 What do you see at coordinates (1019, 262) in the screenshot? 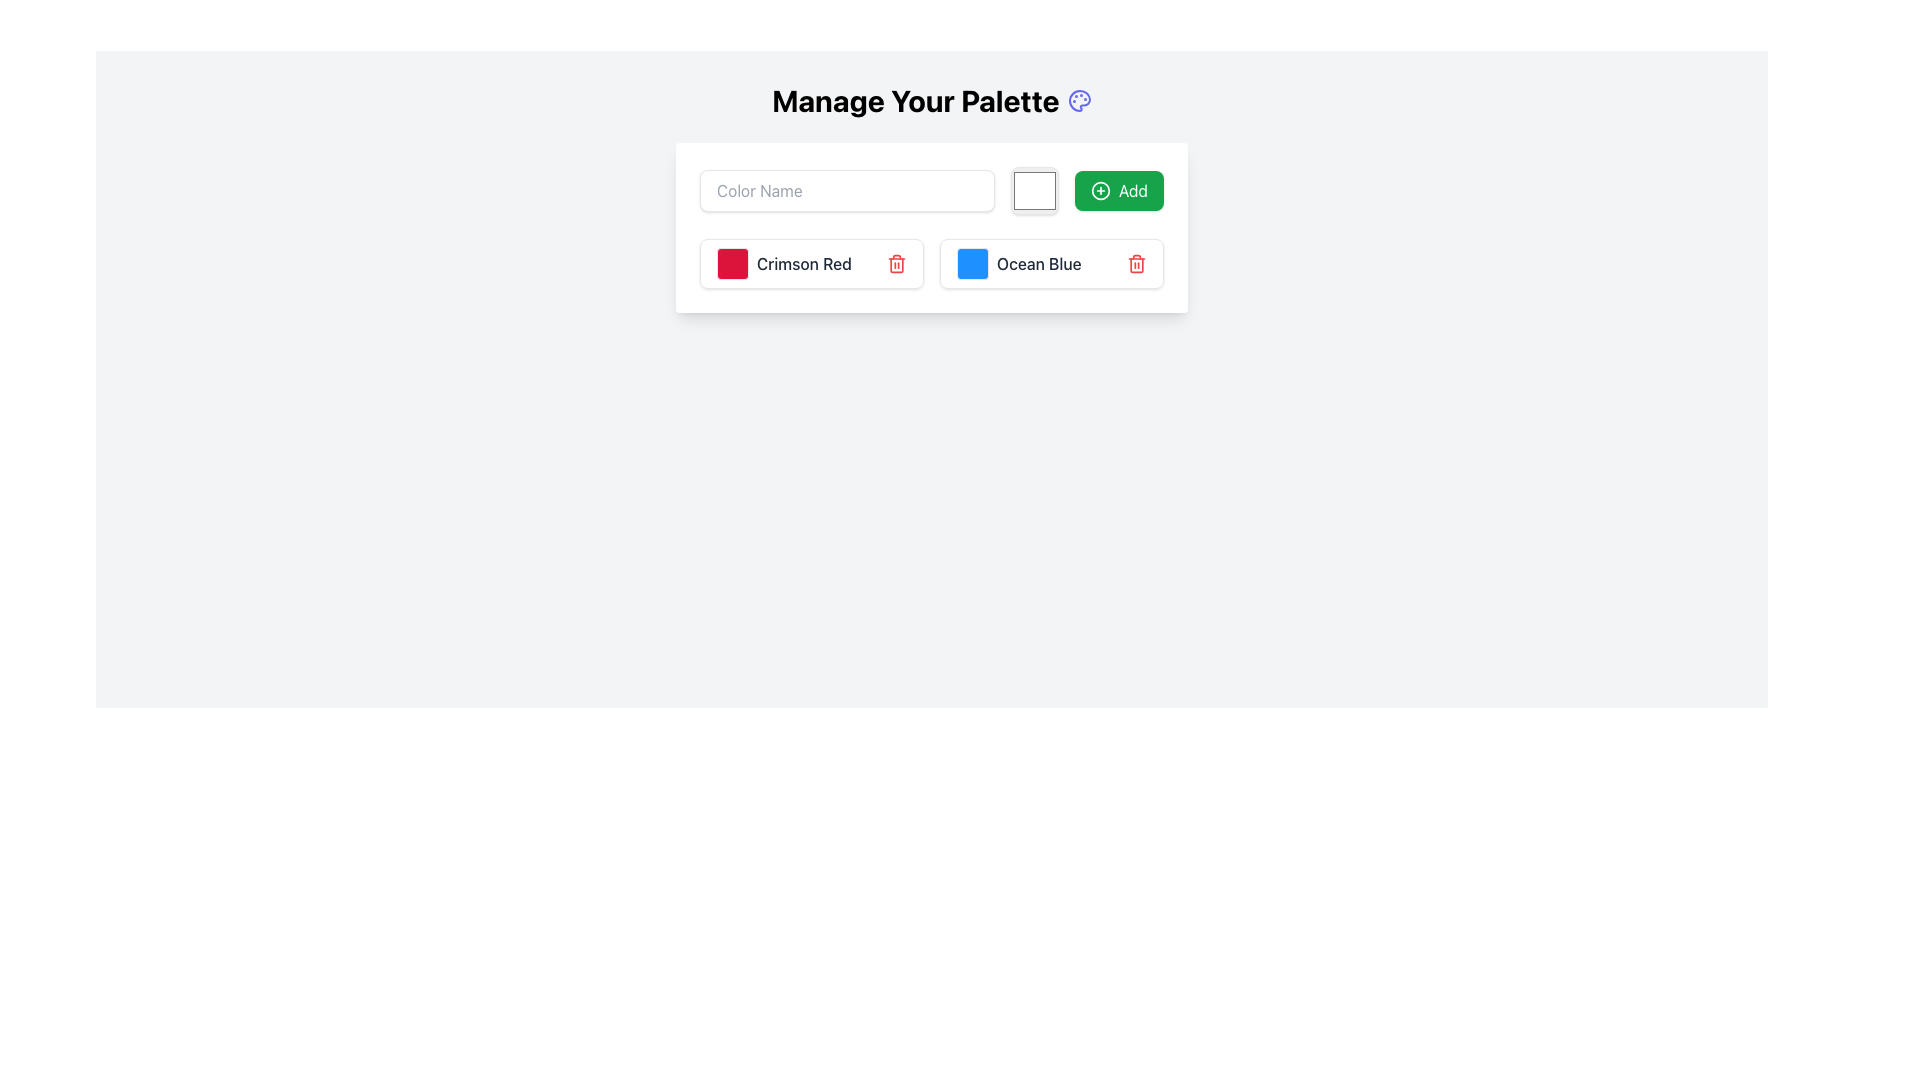
I see `the color swatch and text labeled 'Ocean Blue' in the color entry list, which is the second item after 'Crimson Red'` at bounding box center [1019, 262].